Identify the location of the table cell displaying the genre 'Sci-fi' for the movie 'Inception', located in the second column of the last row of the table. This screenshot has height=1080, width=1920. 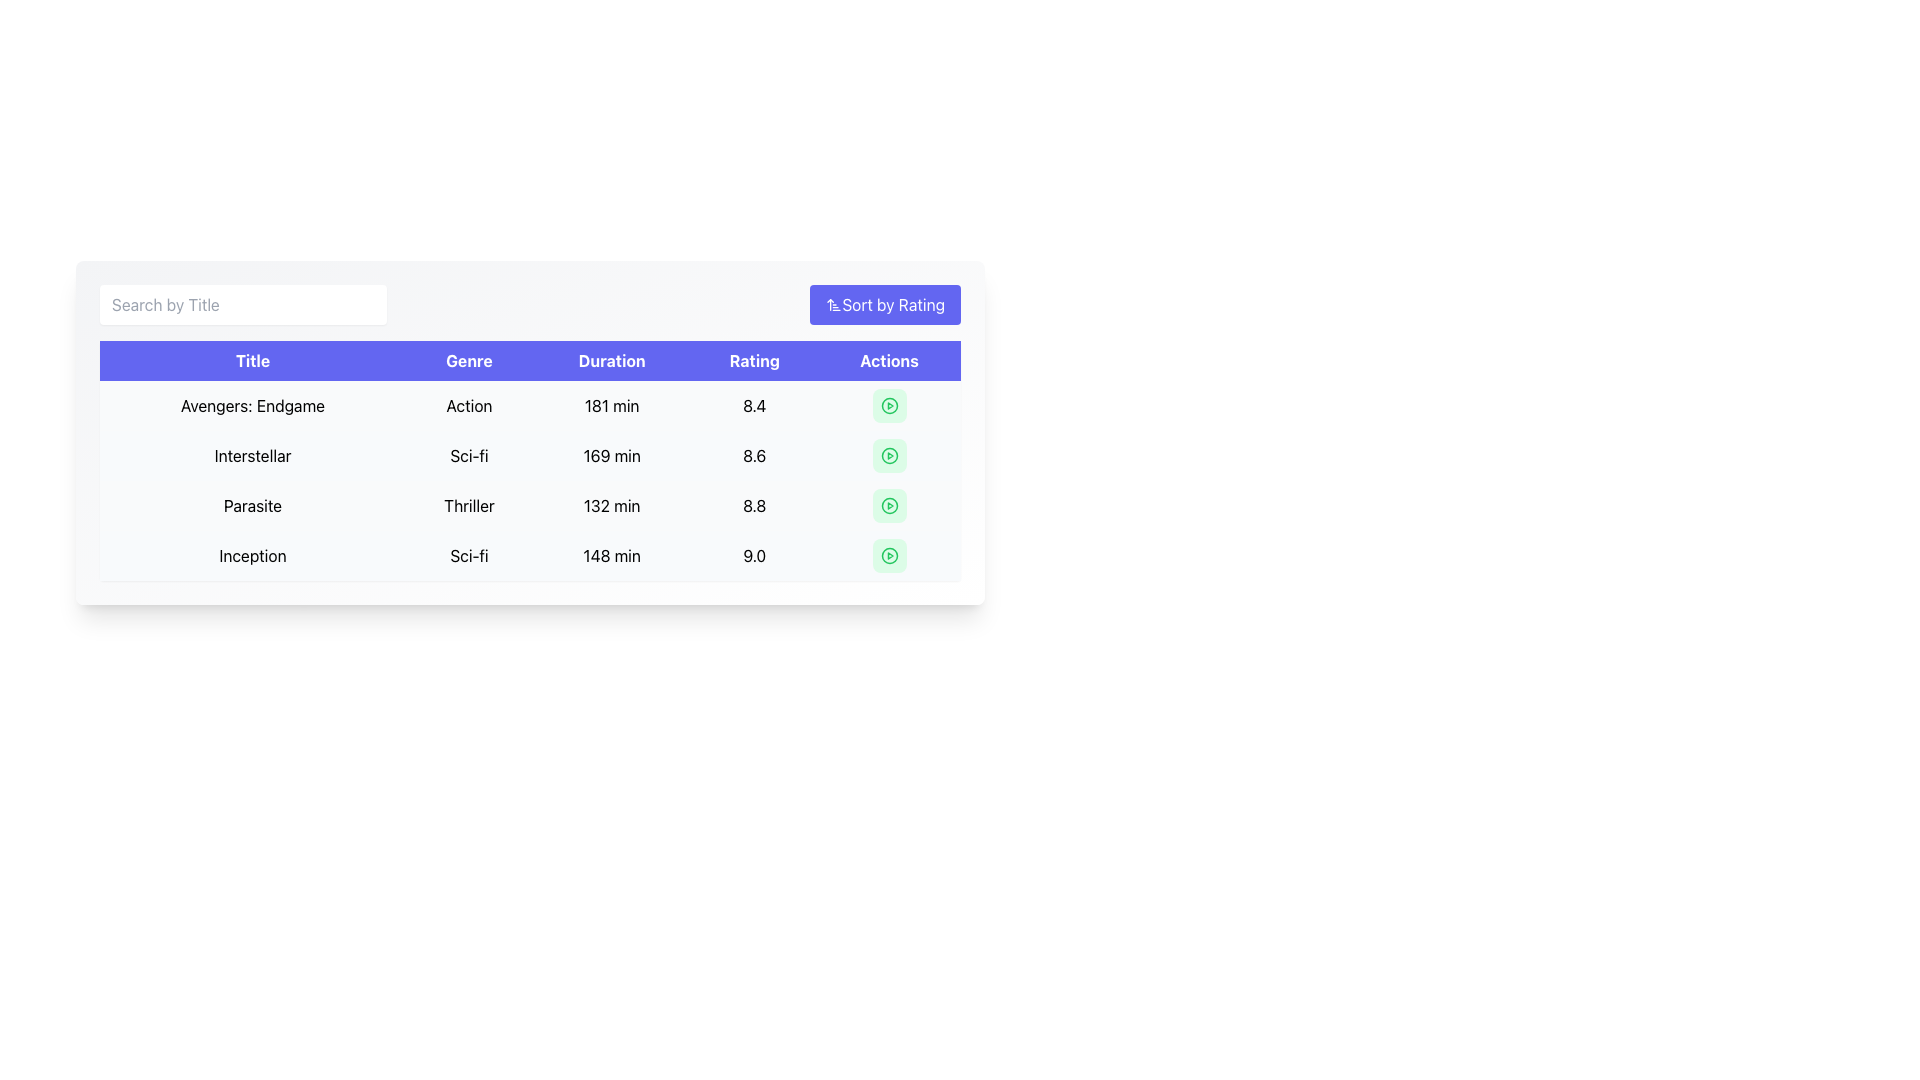
(468, 555).